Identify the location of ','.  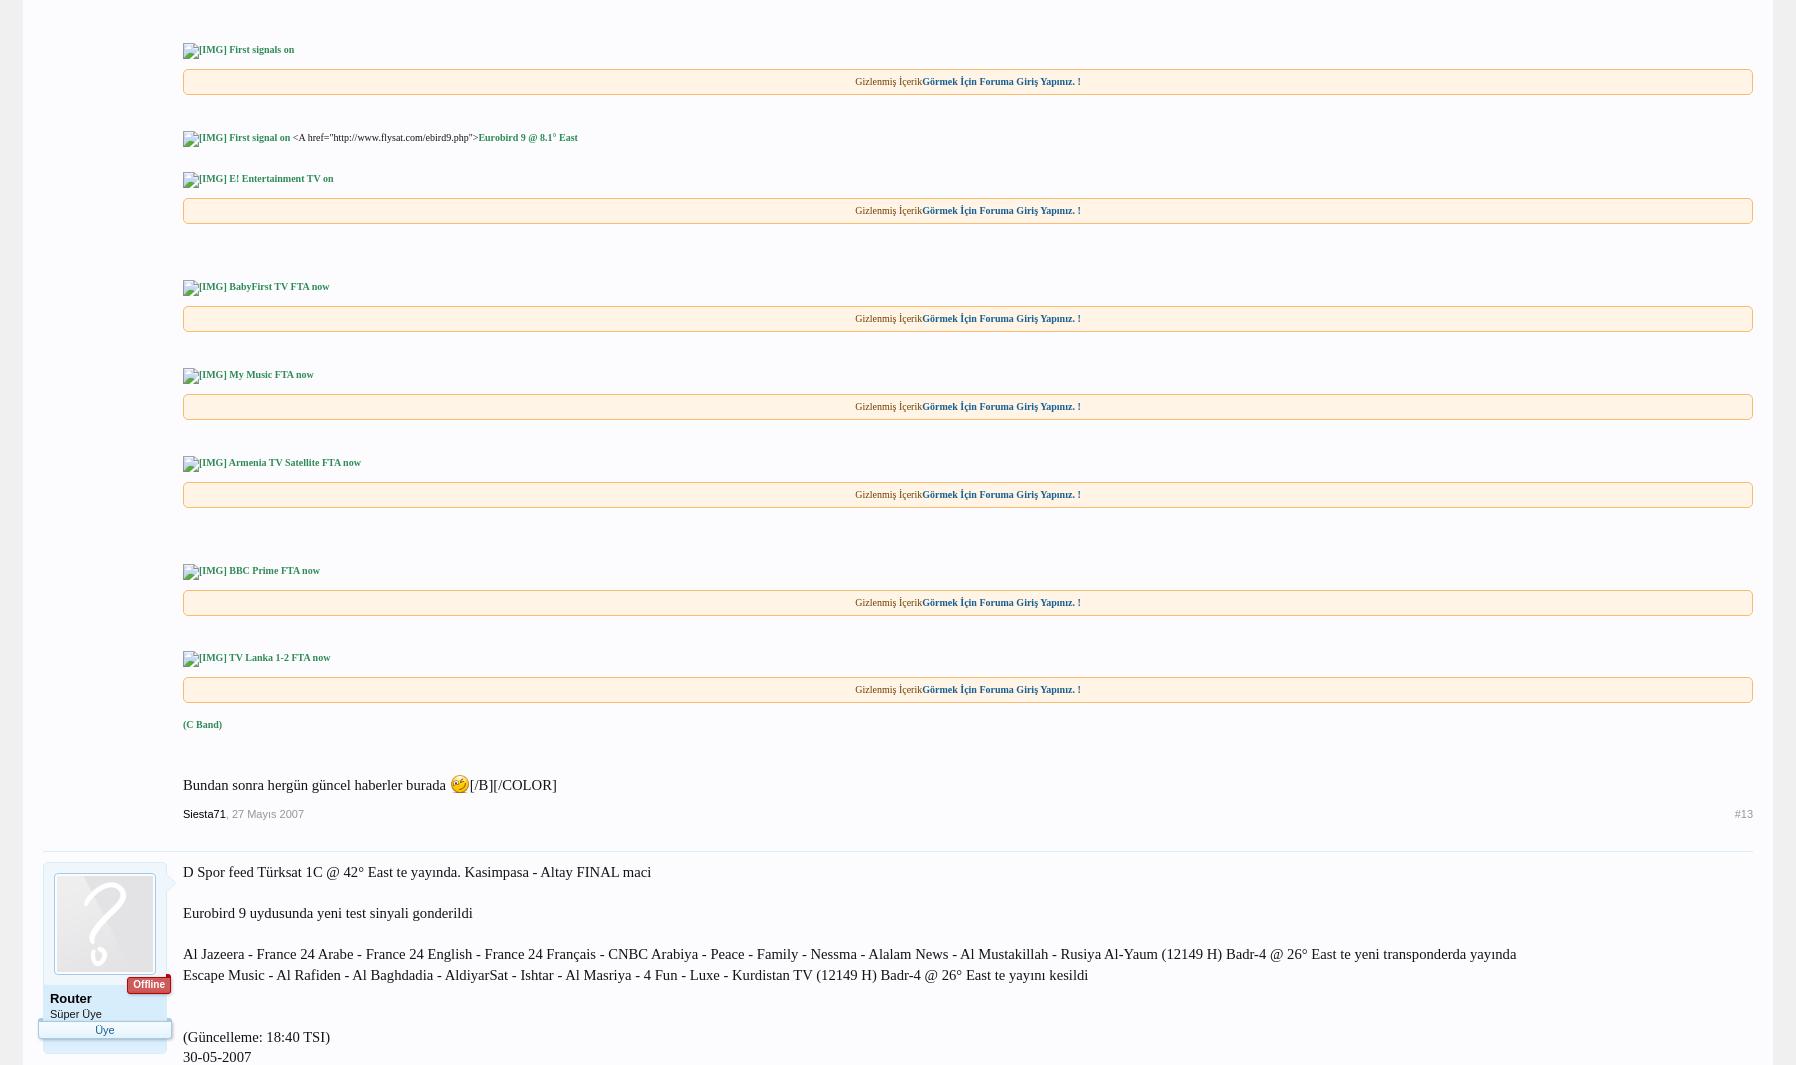
(226, 813).